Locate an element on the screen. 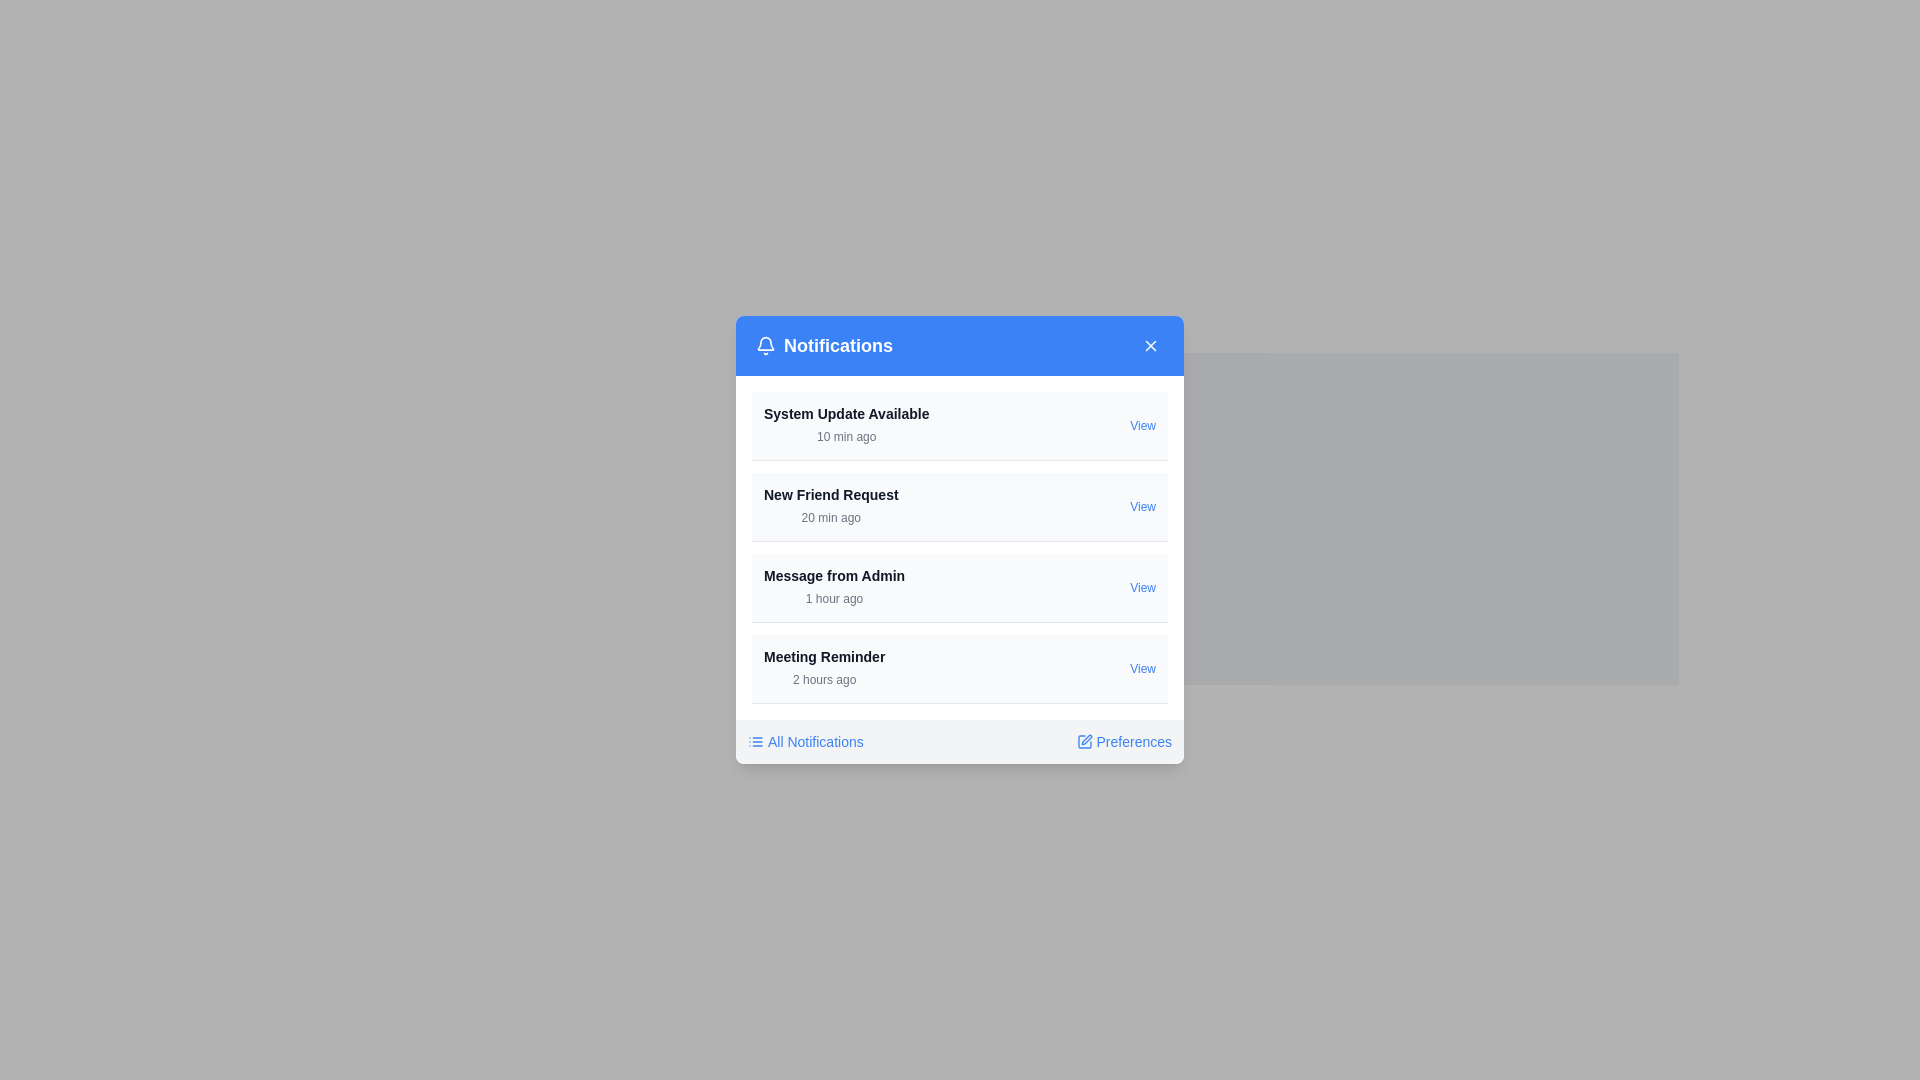 Image resolution: width=1920 pixels, height=1080 pixels. the notification entry titled 'System Update Available' which is the first entry in the notifications list, located below the 'Notifications' header is located at coordinates (846, 424).